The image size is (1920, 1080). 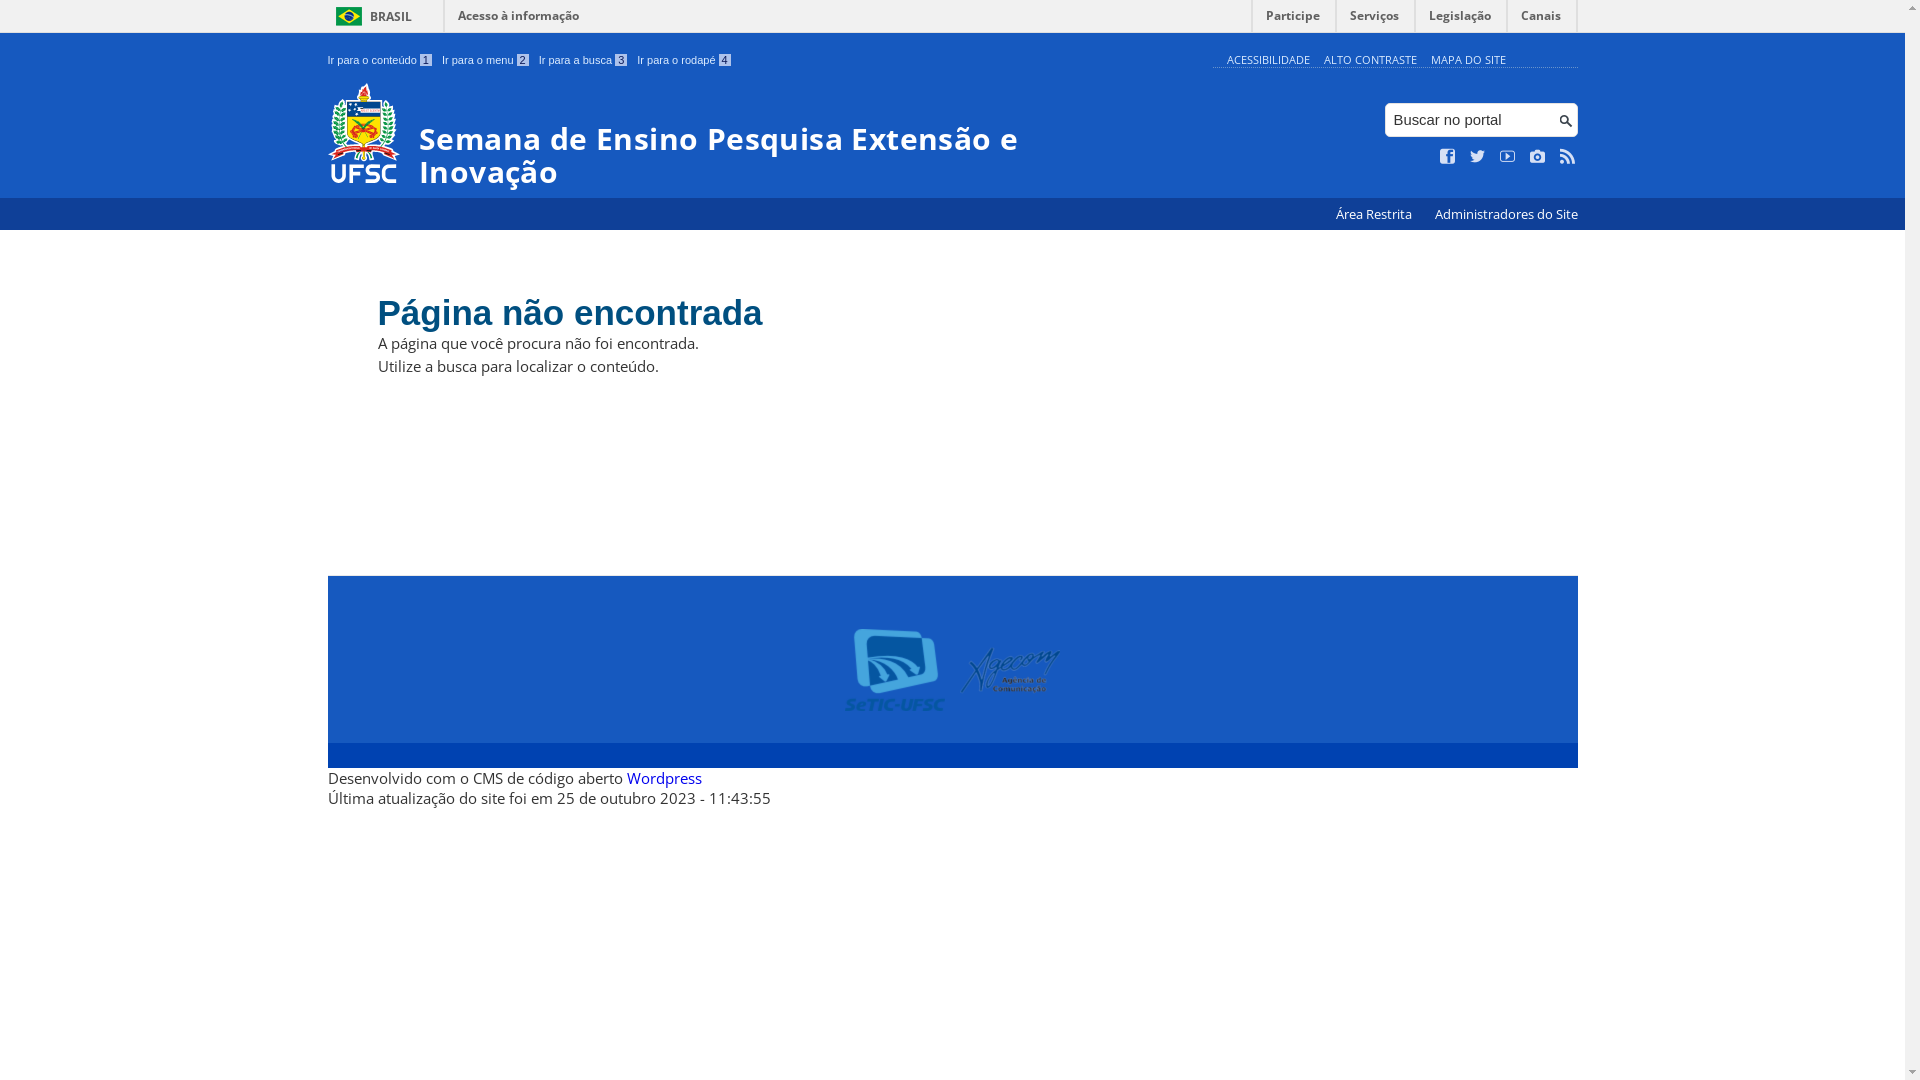 What do you see at coordinates (1448, 156) in the screenshot?
I see `'Curta no Facebook'` at bounding box center [1448, 156].